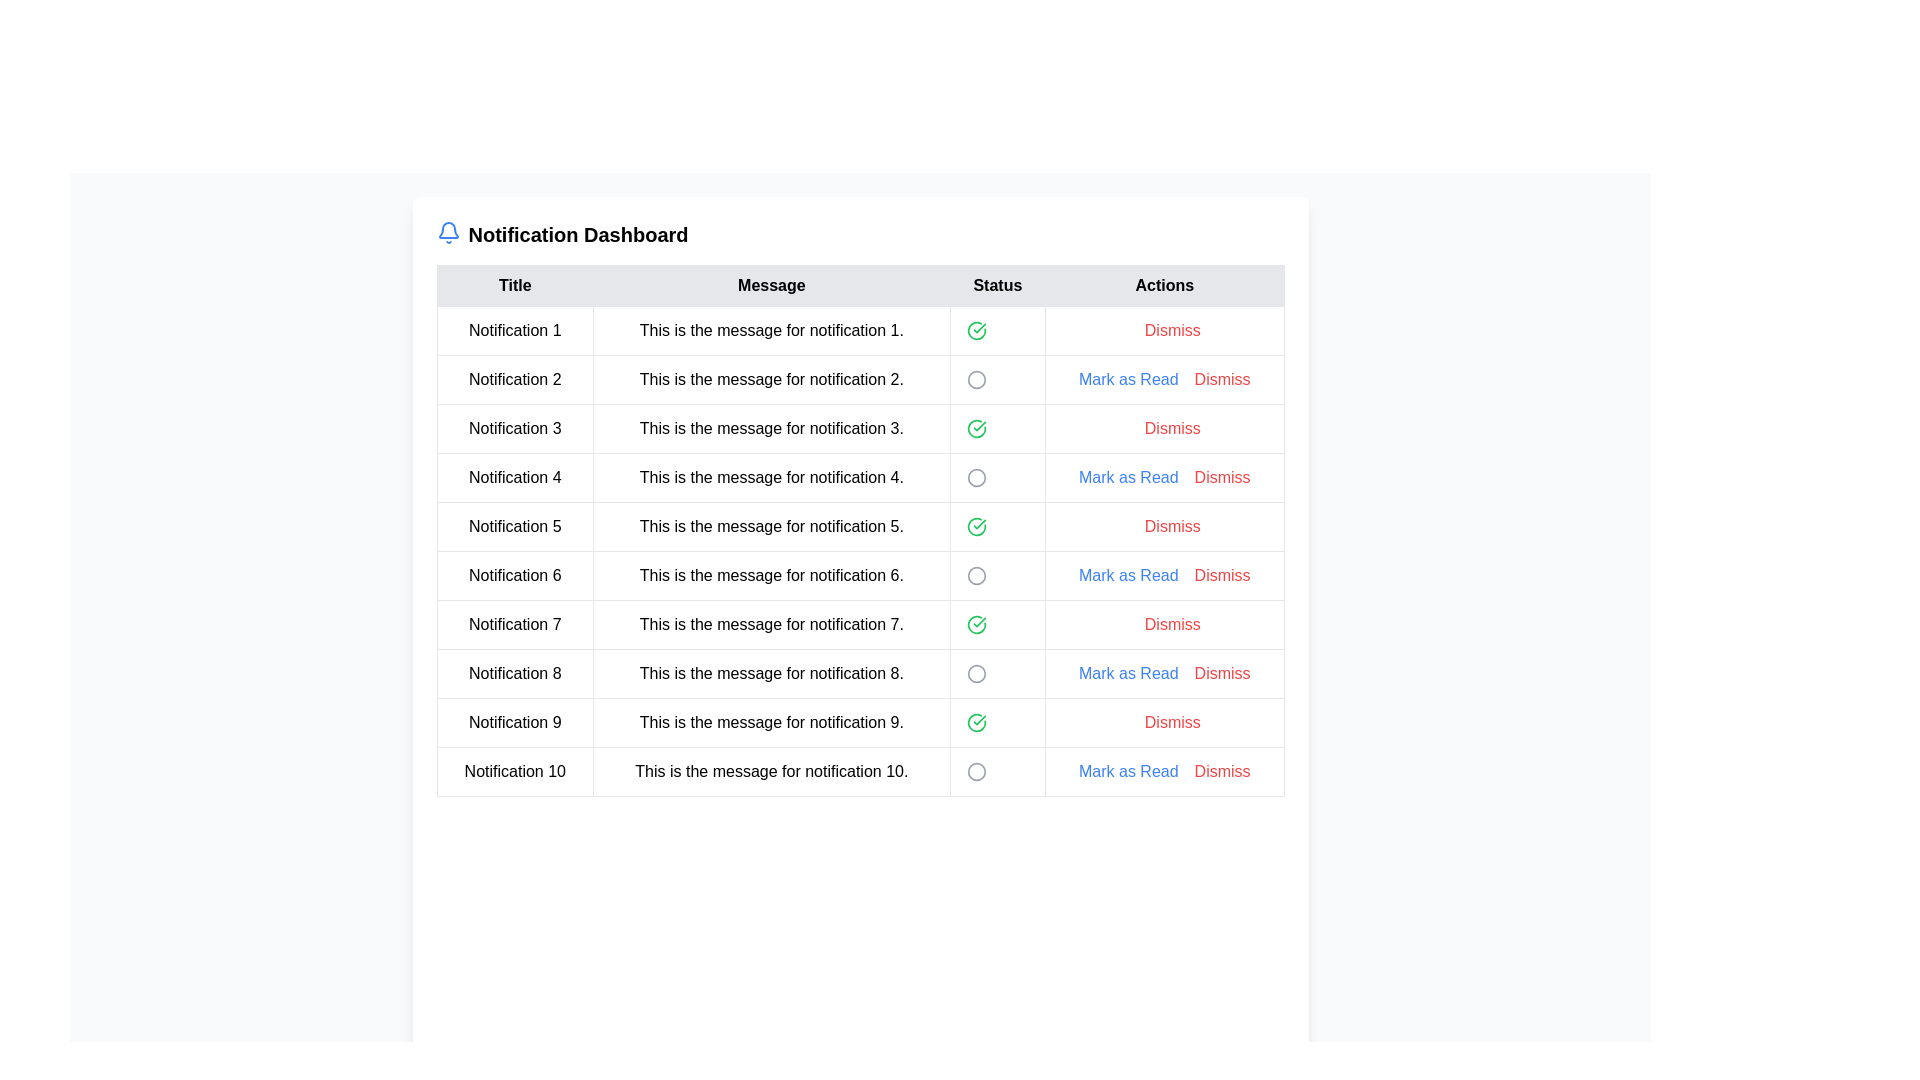 The image size is (1920, 1080). Describe the element at coordinates (860, 551) in the screenshot. I see `the table row labeled 'Notification 5'` at that location.